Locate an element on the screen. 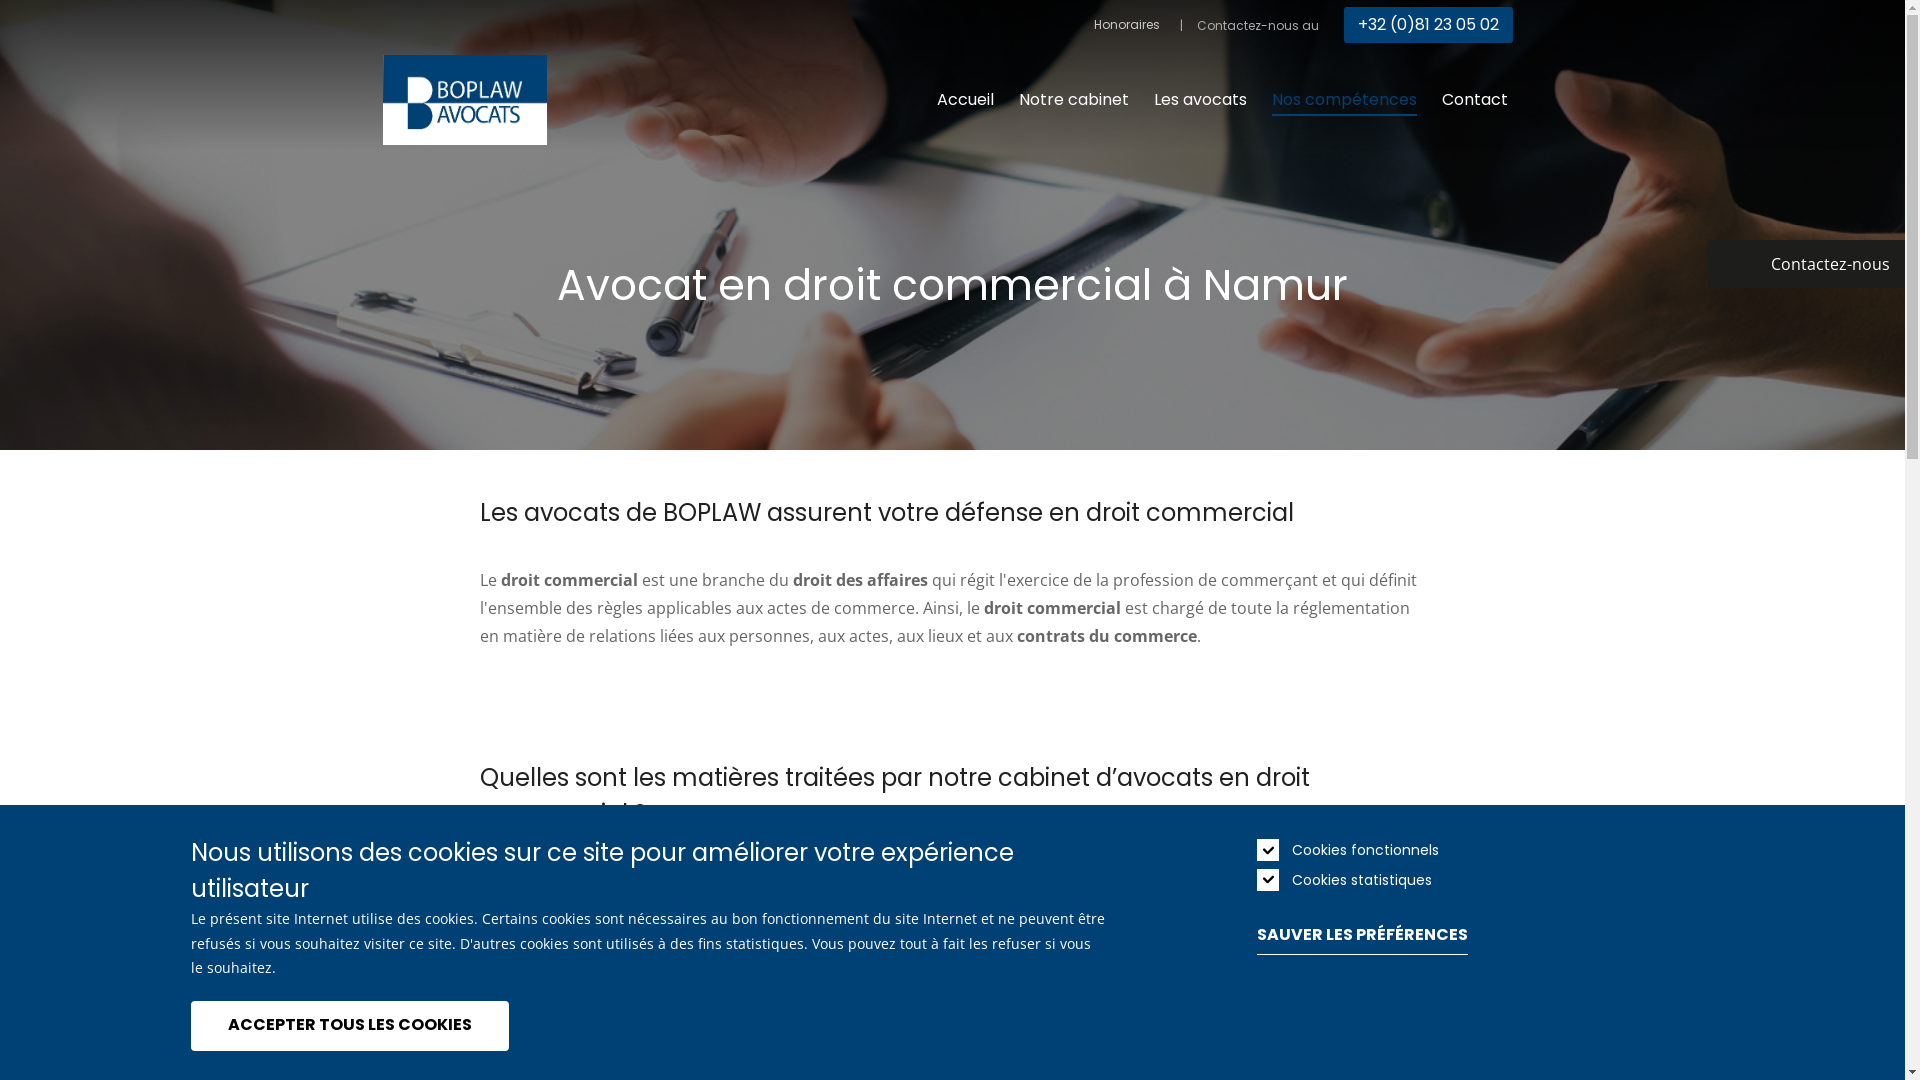 The width and height of the screenshot is (1920, 1080). 'Honoraires' is located at coordinates (1093, 24).